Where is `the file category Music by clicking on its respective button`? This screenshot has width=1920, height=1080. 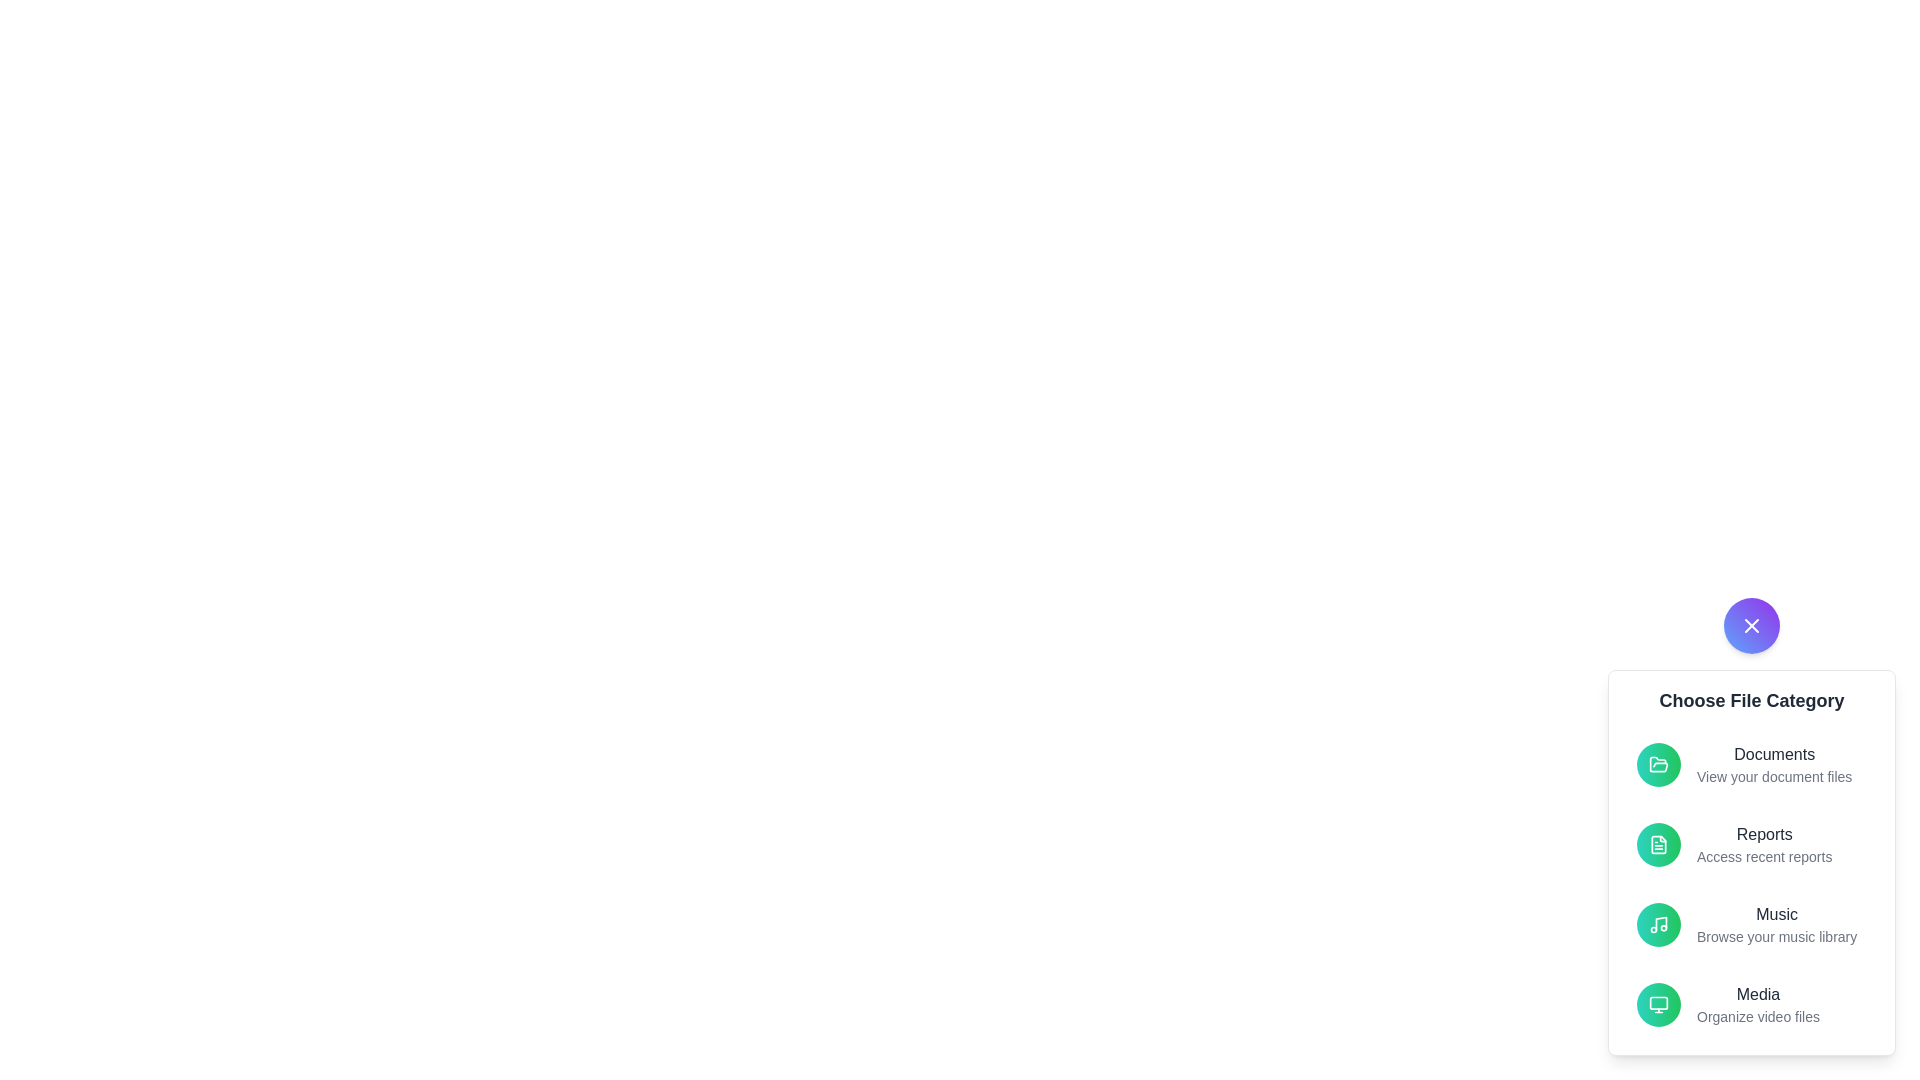 the file category Music by clicking on its respective button is located at coordinates (1659, 925).